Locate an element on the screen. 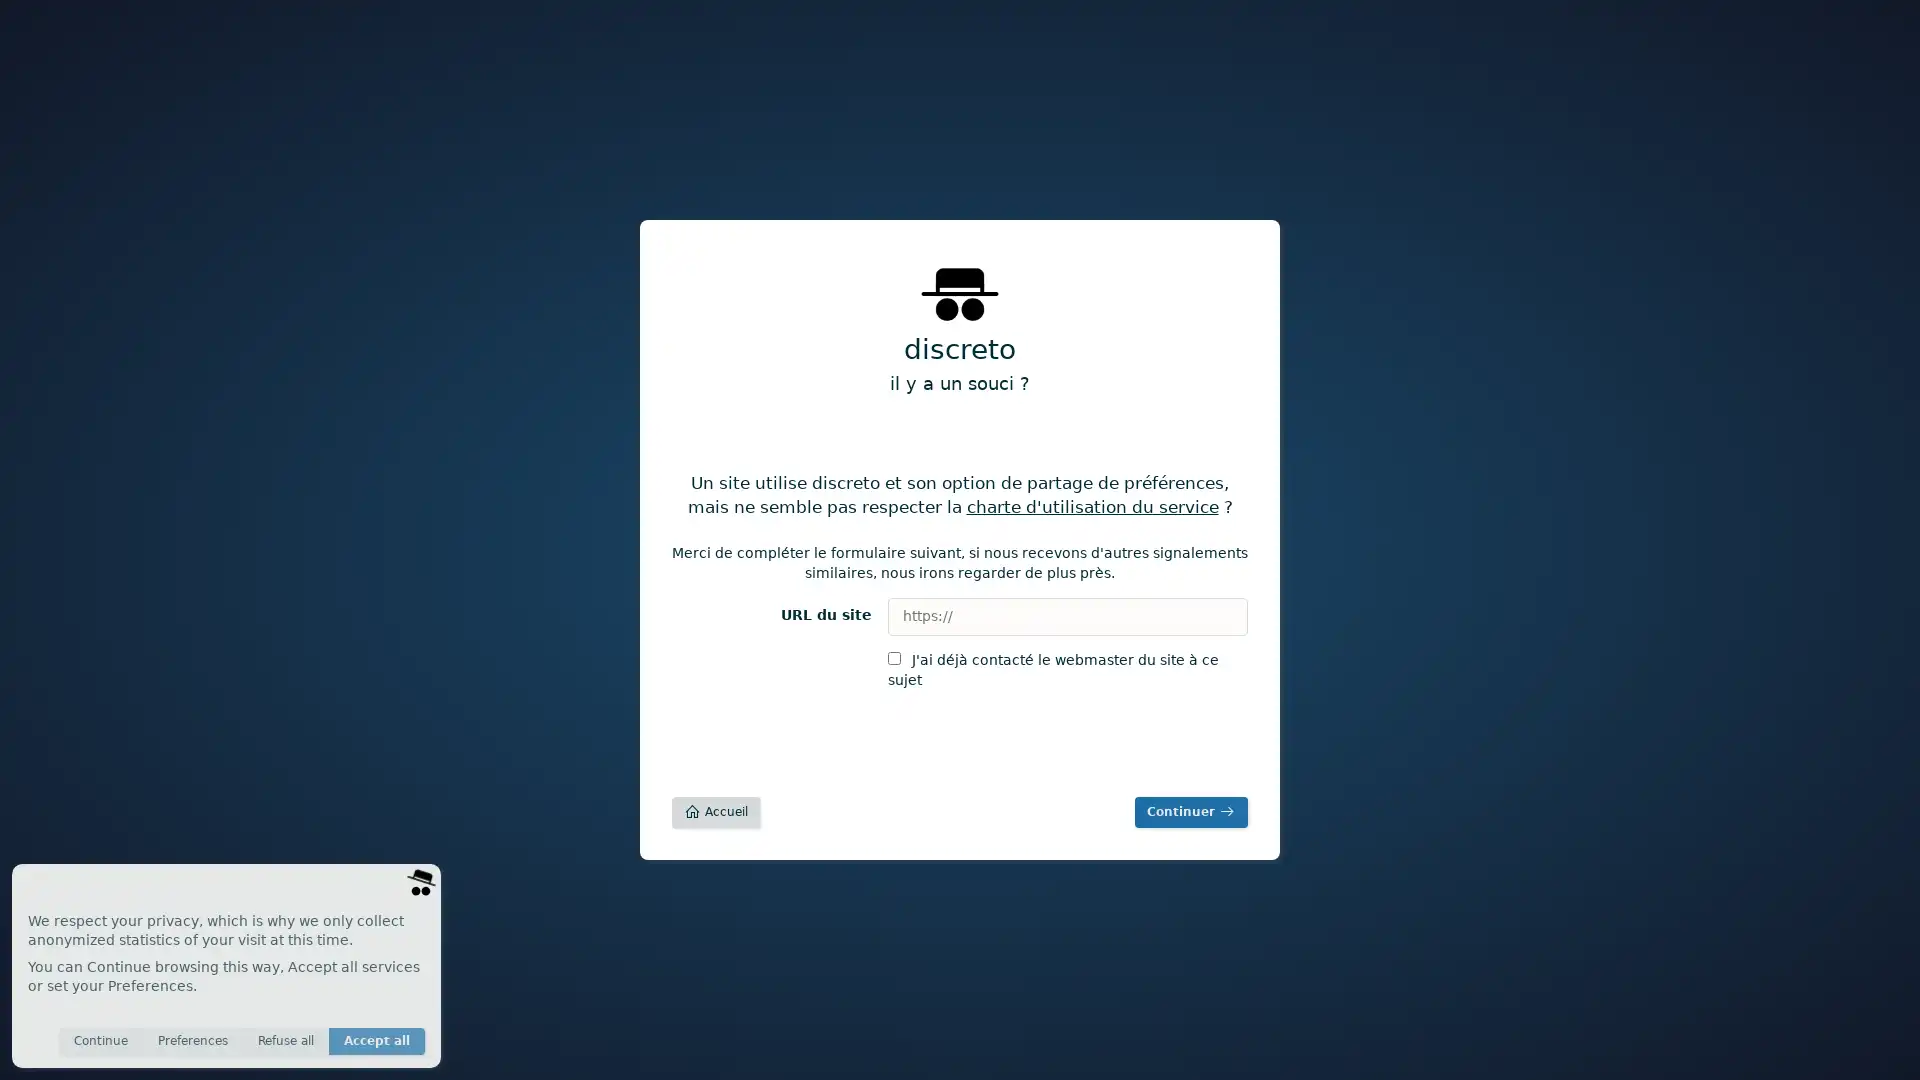 The image size is (1920, 1080). Refuse all is located at coordinates (285, 1040).